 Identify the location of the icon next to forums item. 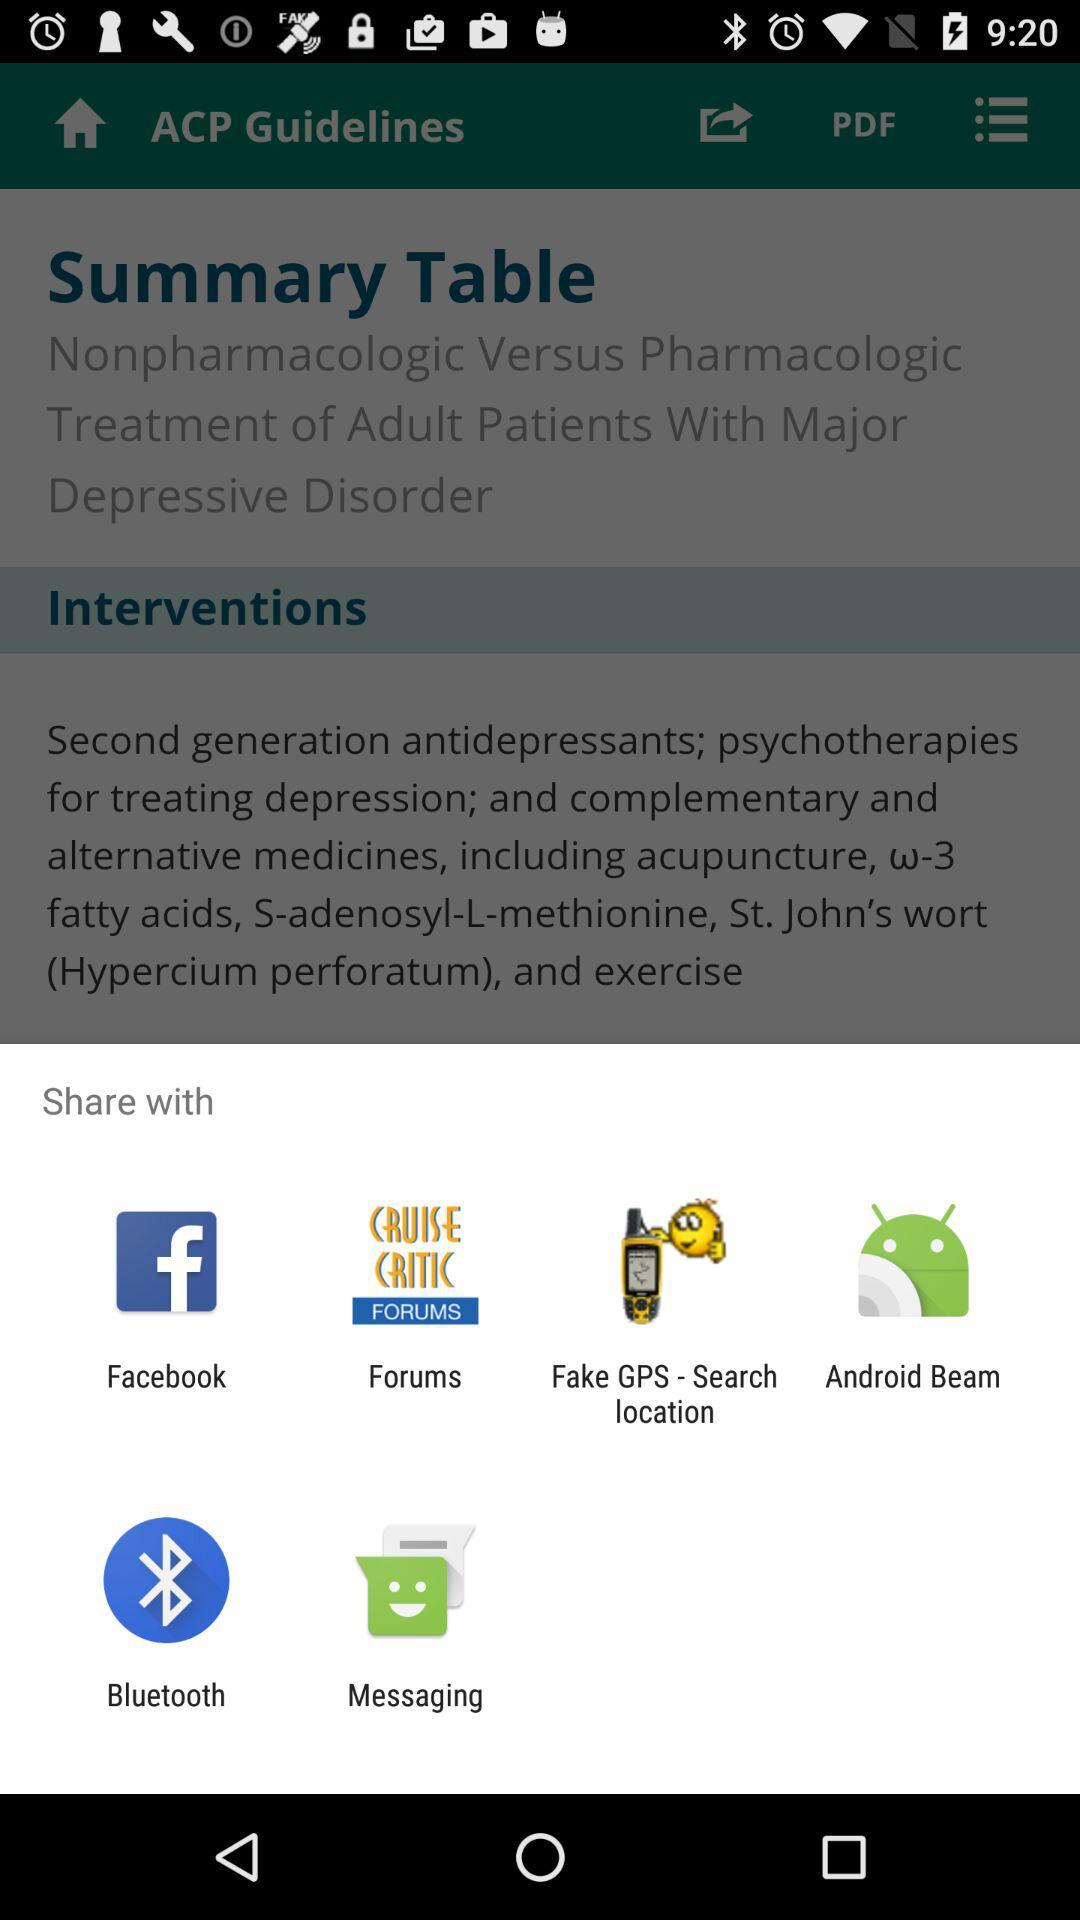
(664, 1392).